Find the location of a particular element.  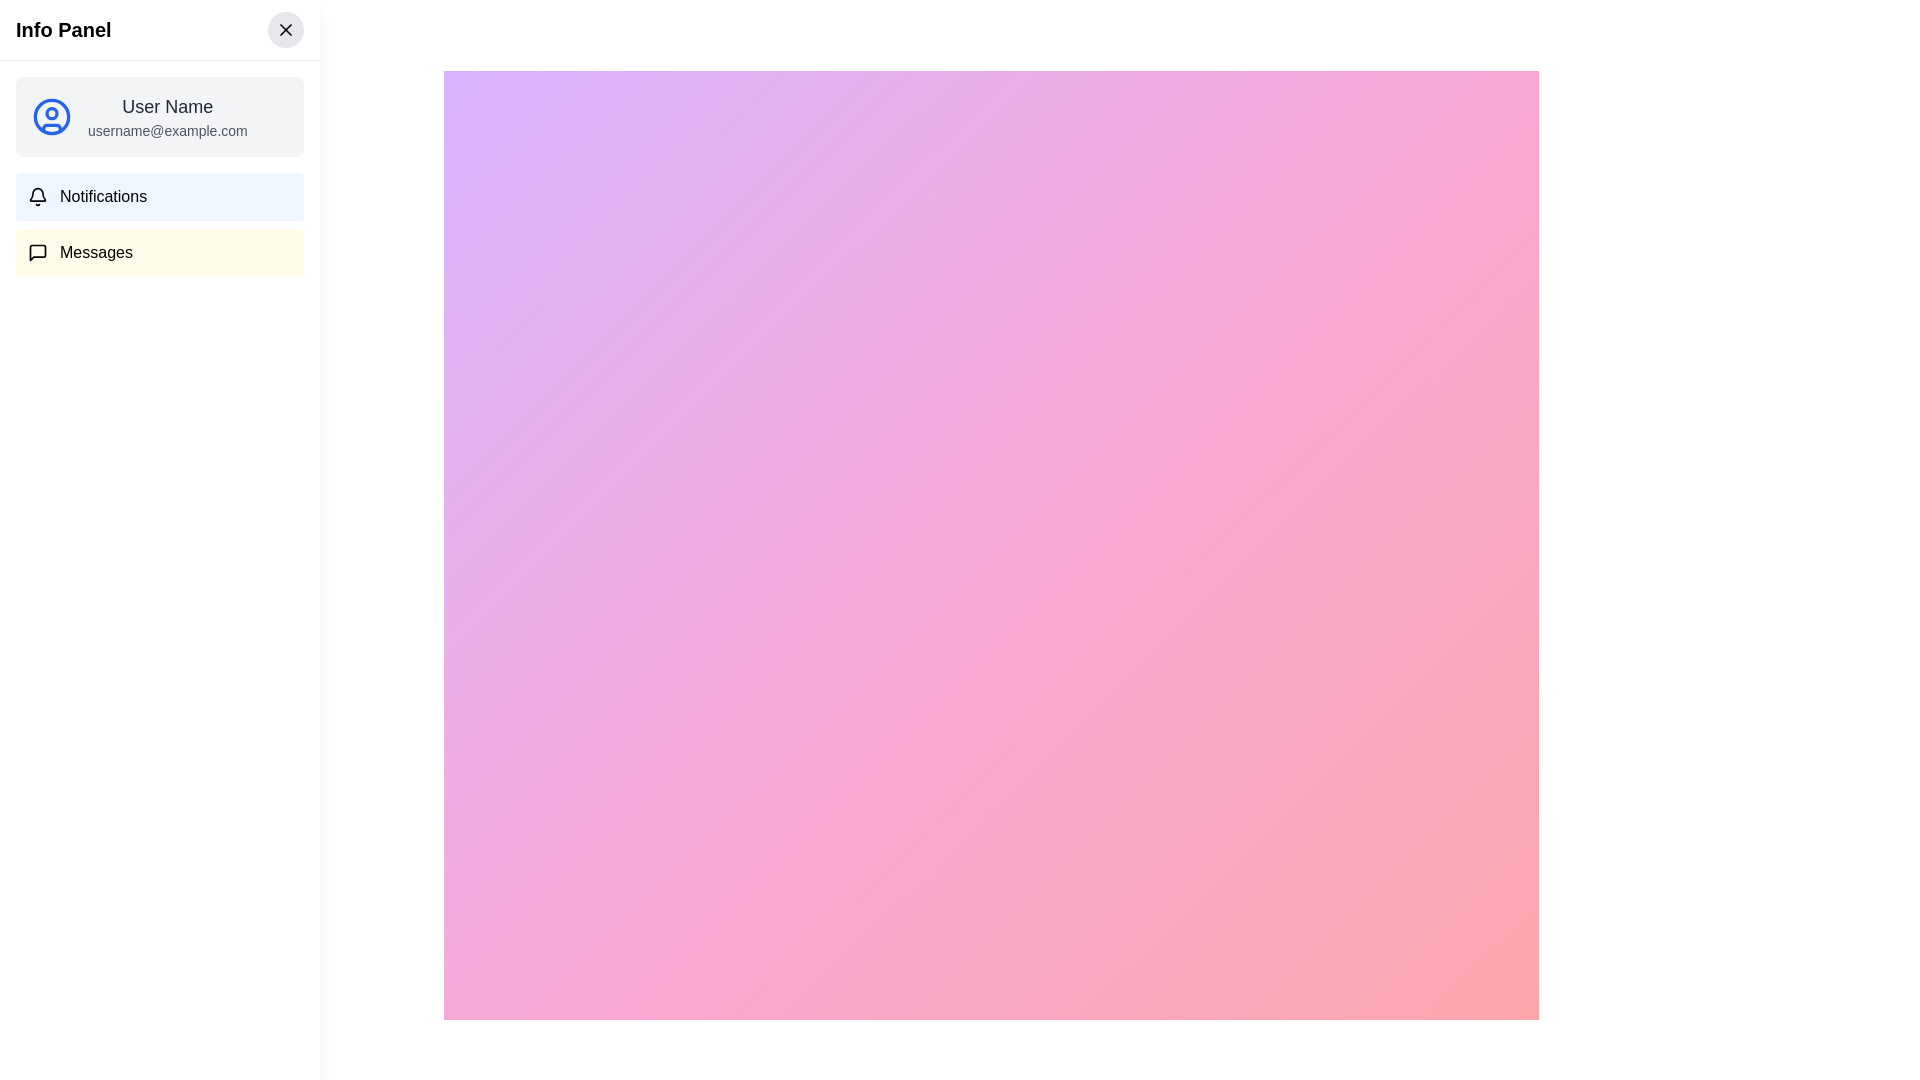

the 'User Name' text label, which is styled in dark gray and located in the top section of the side info panel next to the profile icon is located at coordinates (167, 107).